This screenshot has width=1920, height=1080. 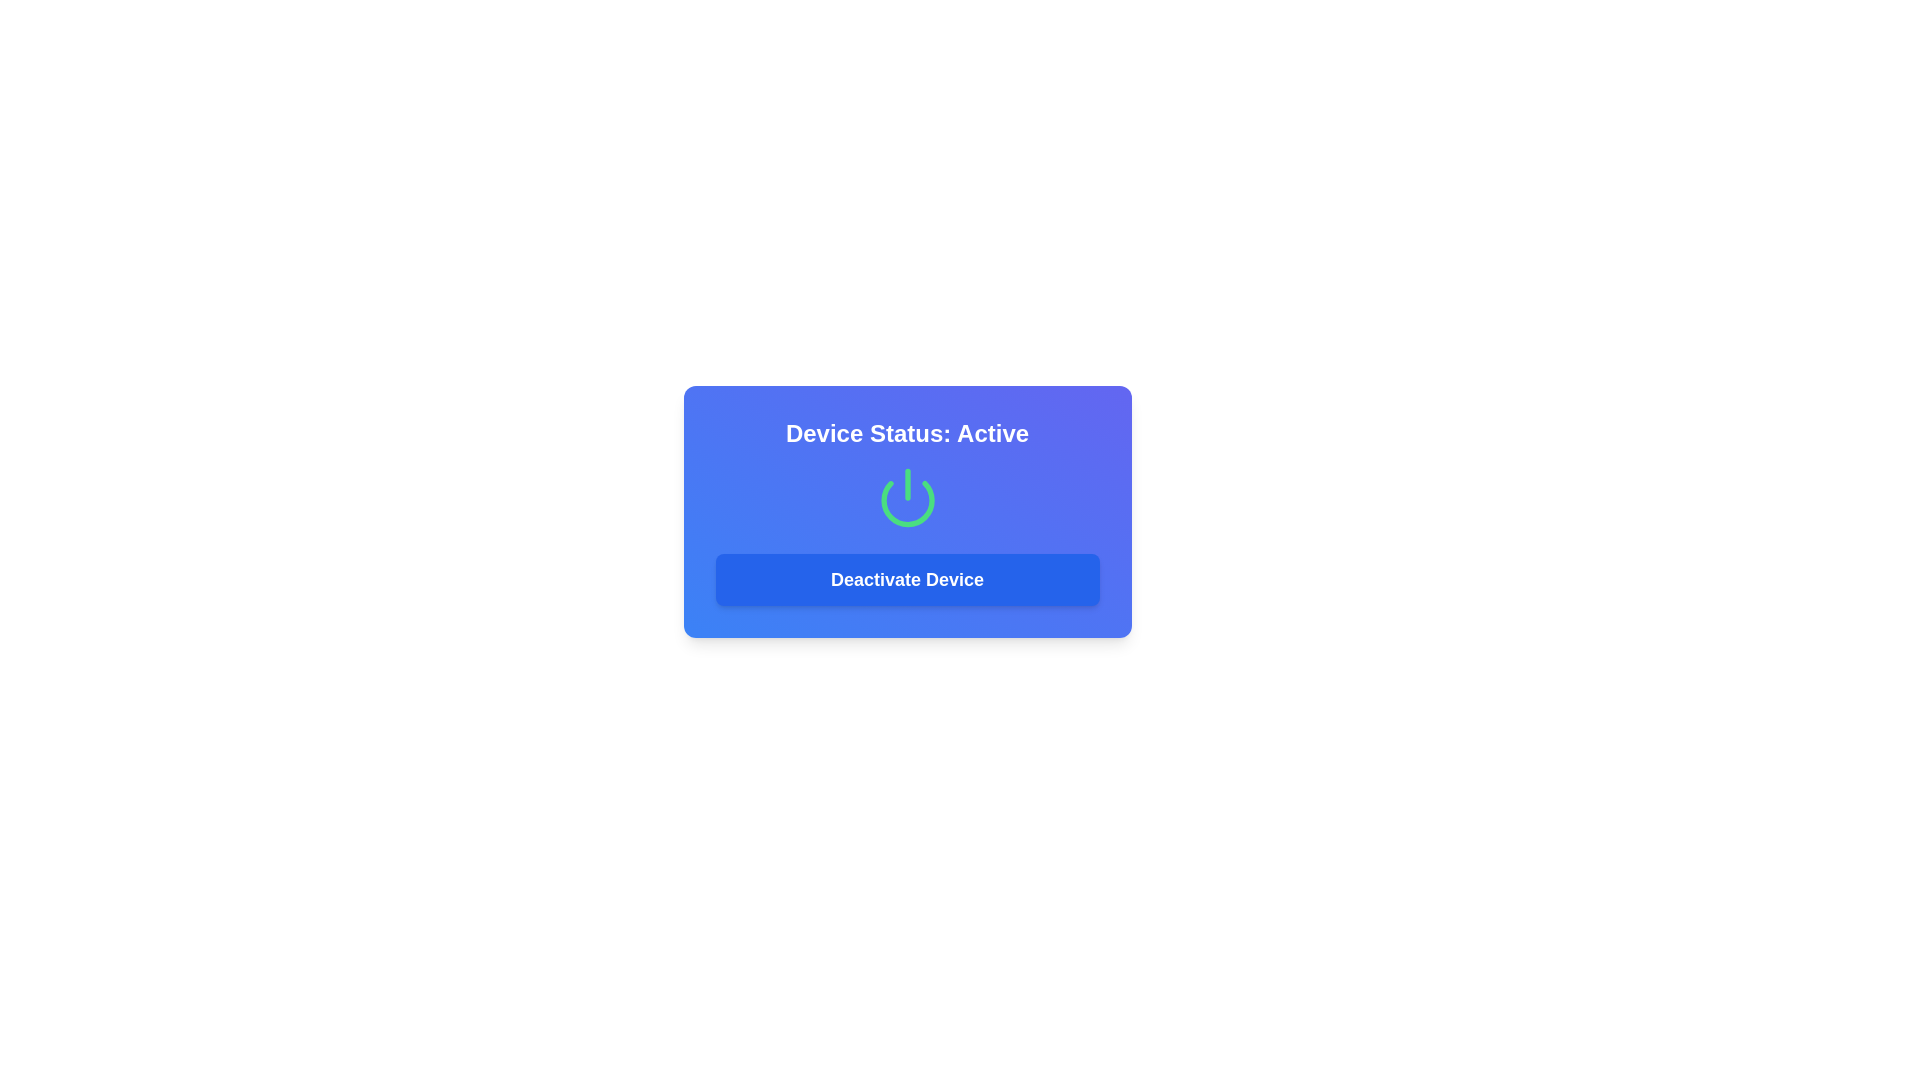 I want to click on the power status icon, which is located below the text 'Device Status: Active' and above the 'Deactivate Device' button, serving as a representation of the device's current power status, so click(x=906, y=496).